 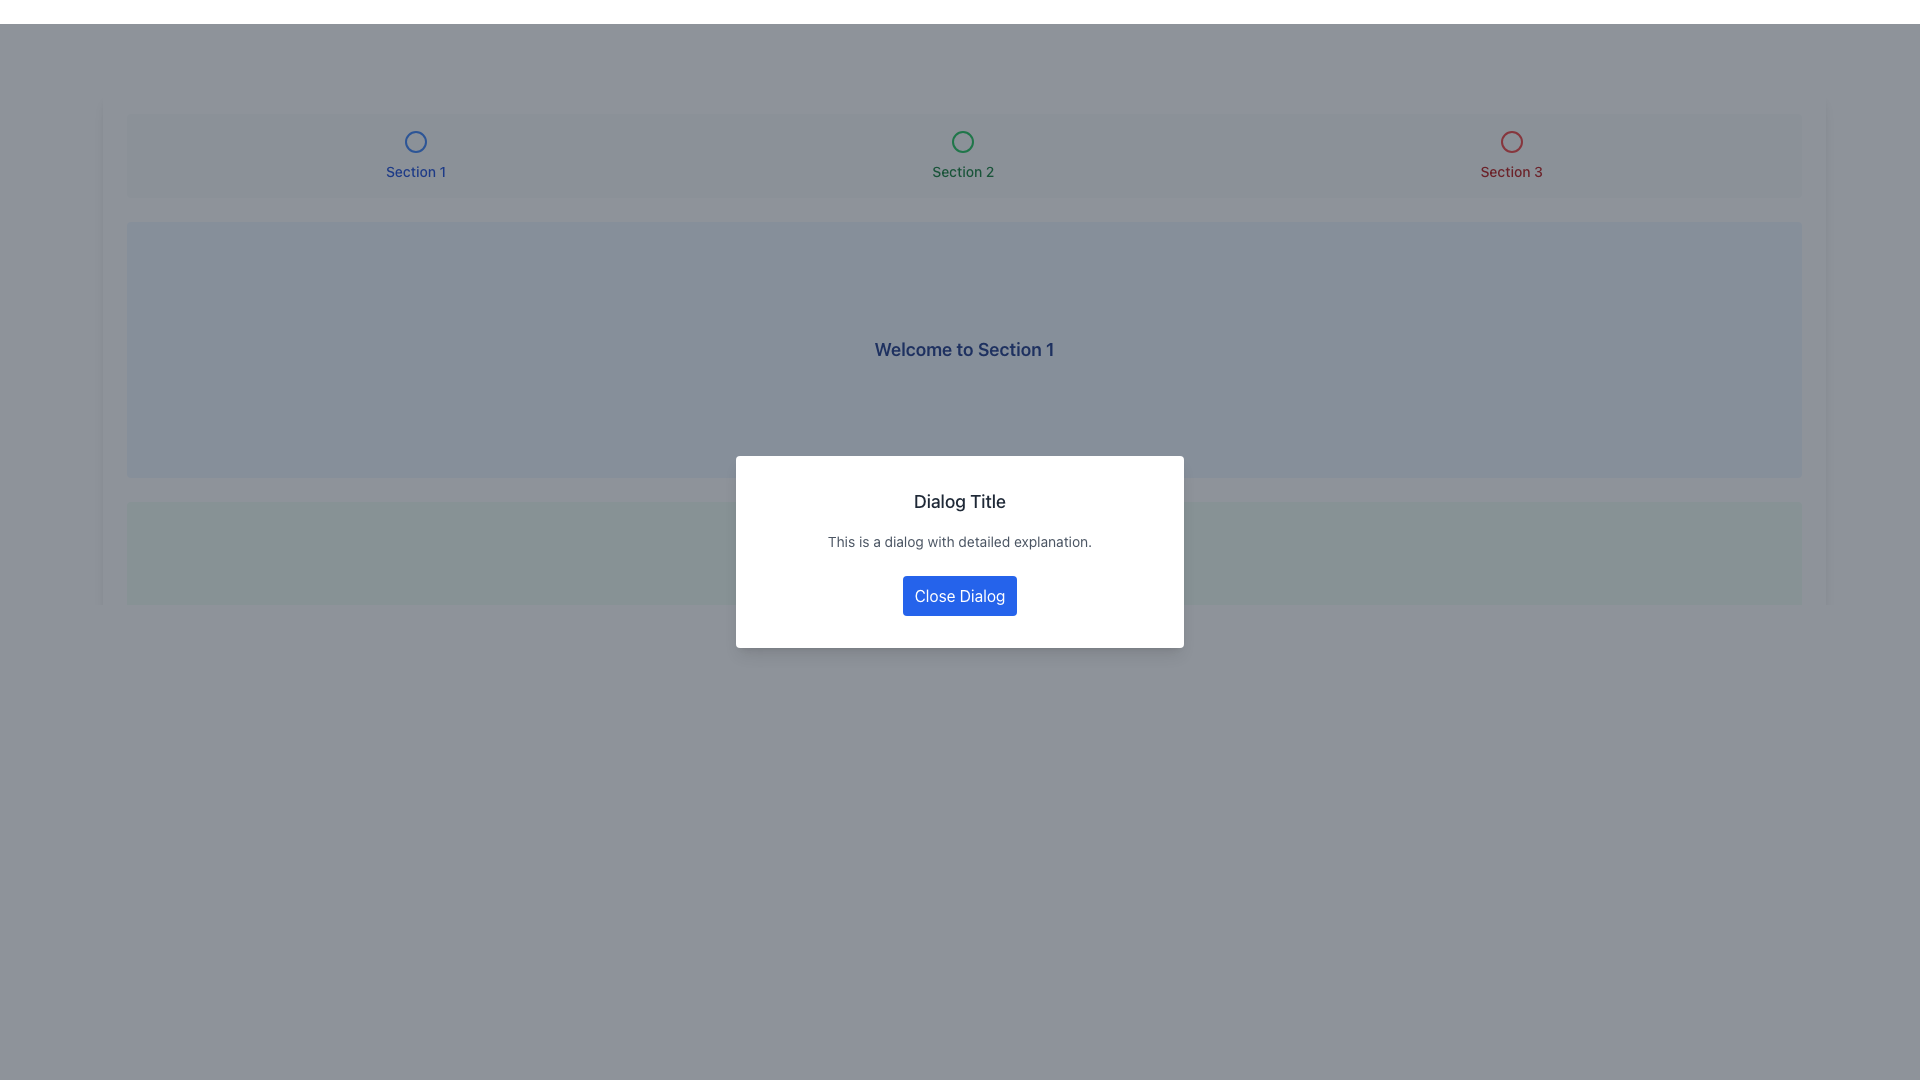 I want to click on text content of the prominently displayed text label 'Dialog Title' located at the top of the central white dialog box, so click(x=960, y=500).